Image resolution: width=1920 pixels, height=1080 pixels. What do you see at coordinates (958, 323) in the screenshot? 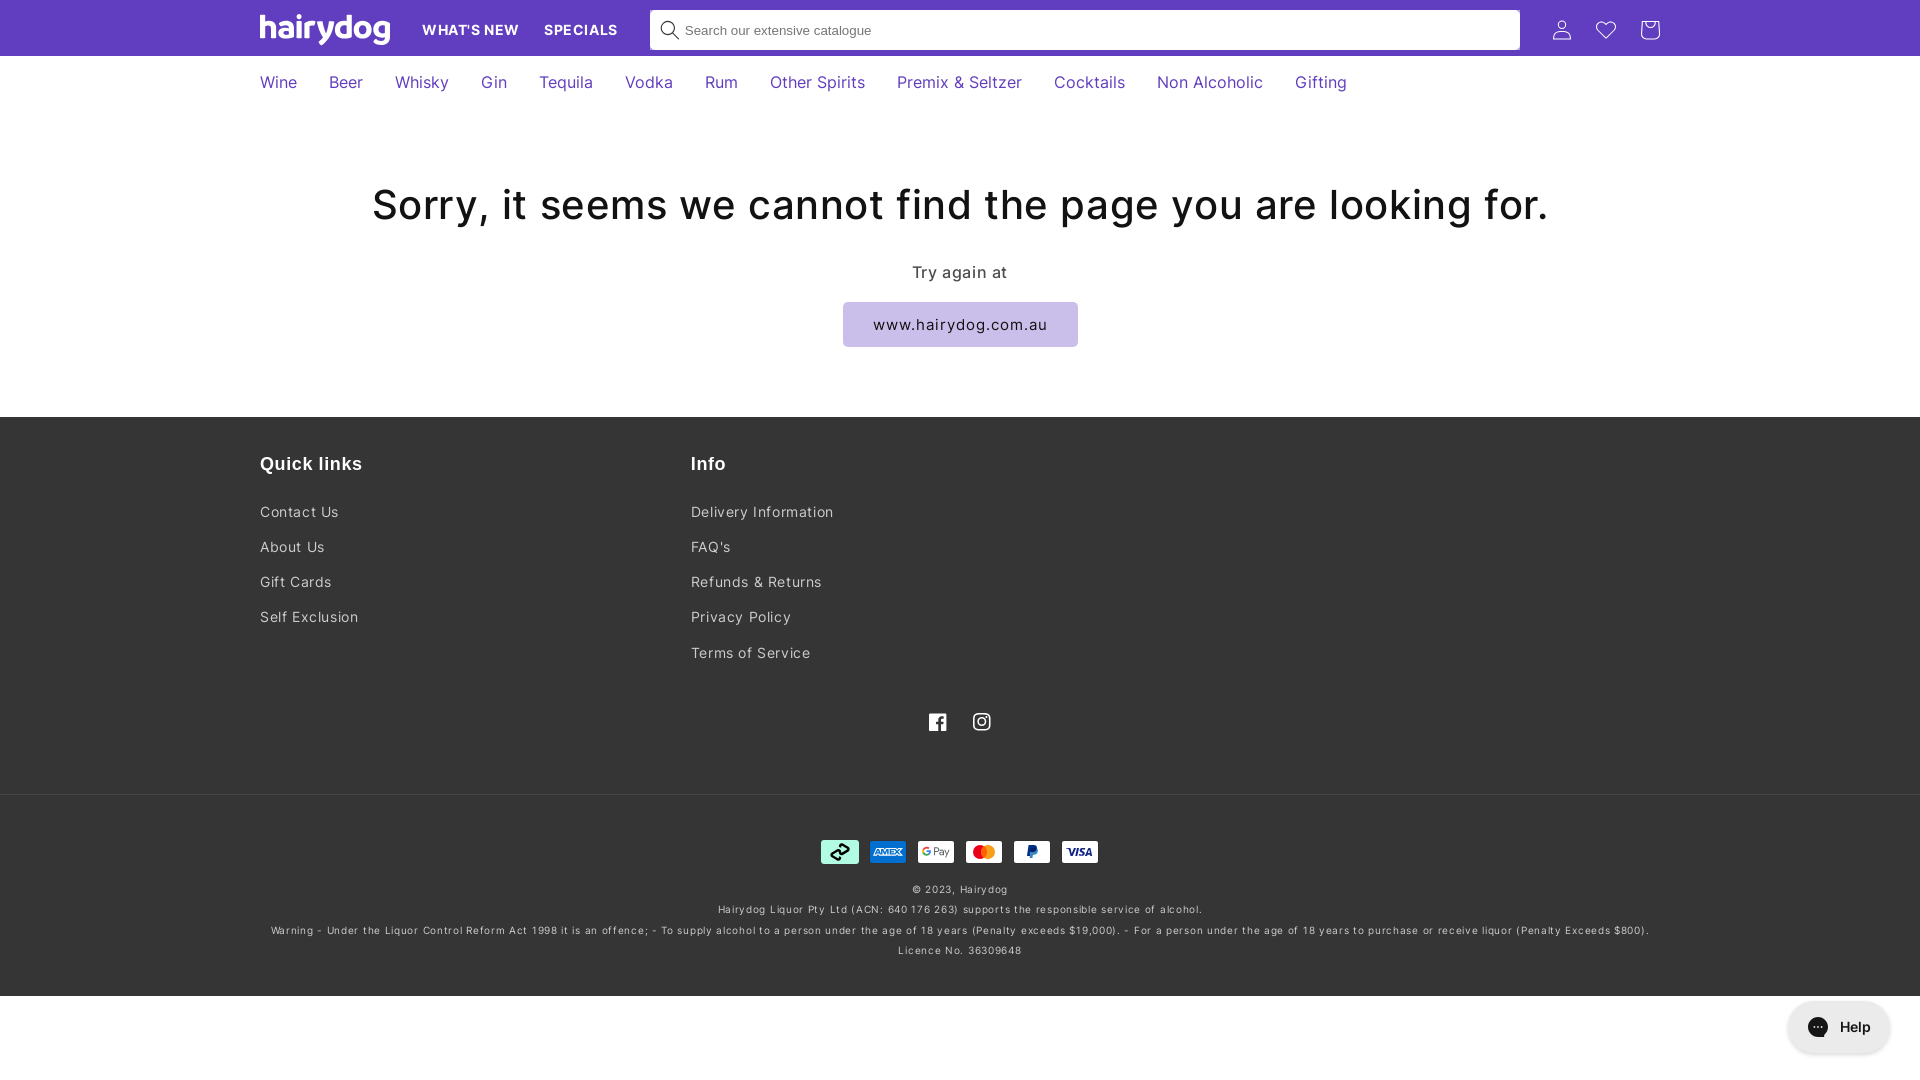
I see `'www.hairydog.com.au'` at bounding box center [958, 323].